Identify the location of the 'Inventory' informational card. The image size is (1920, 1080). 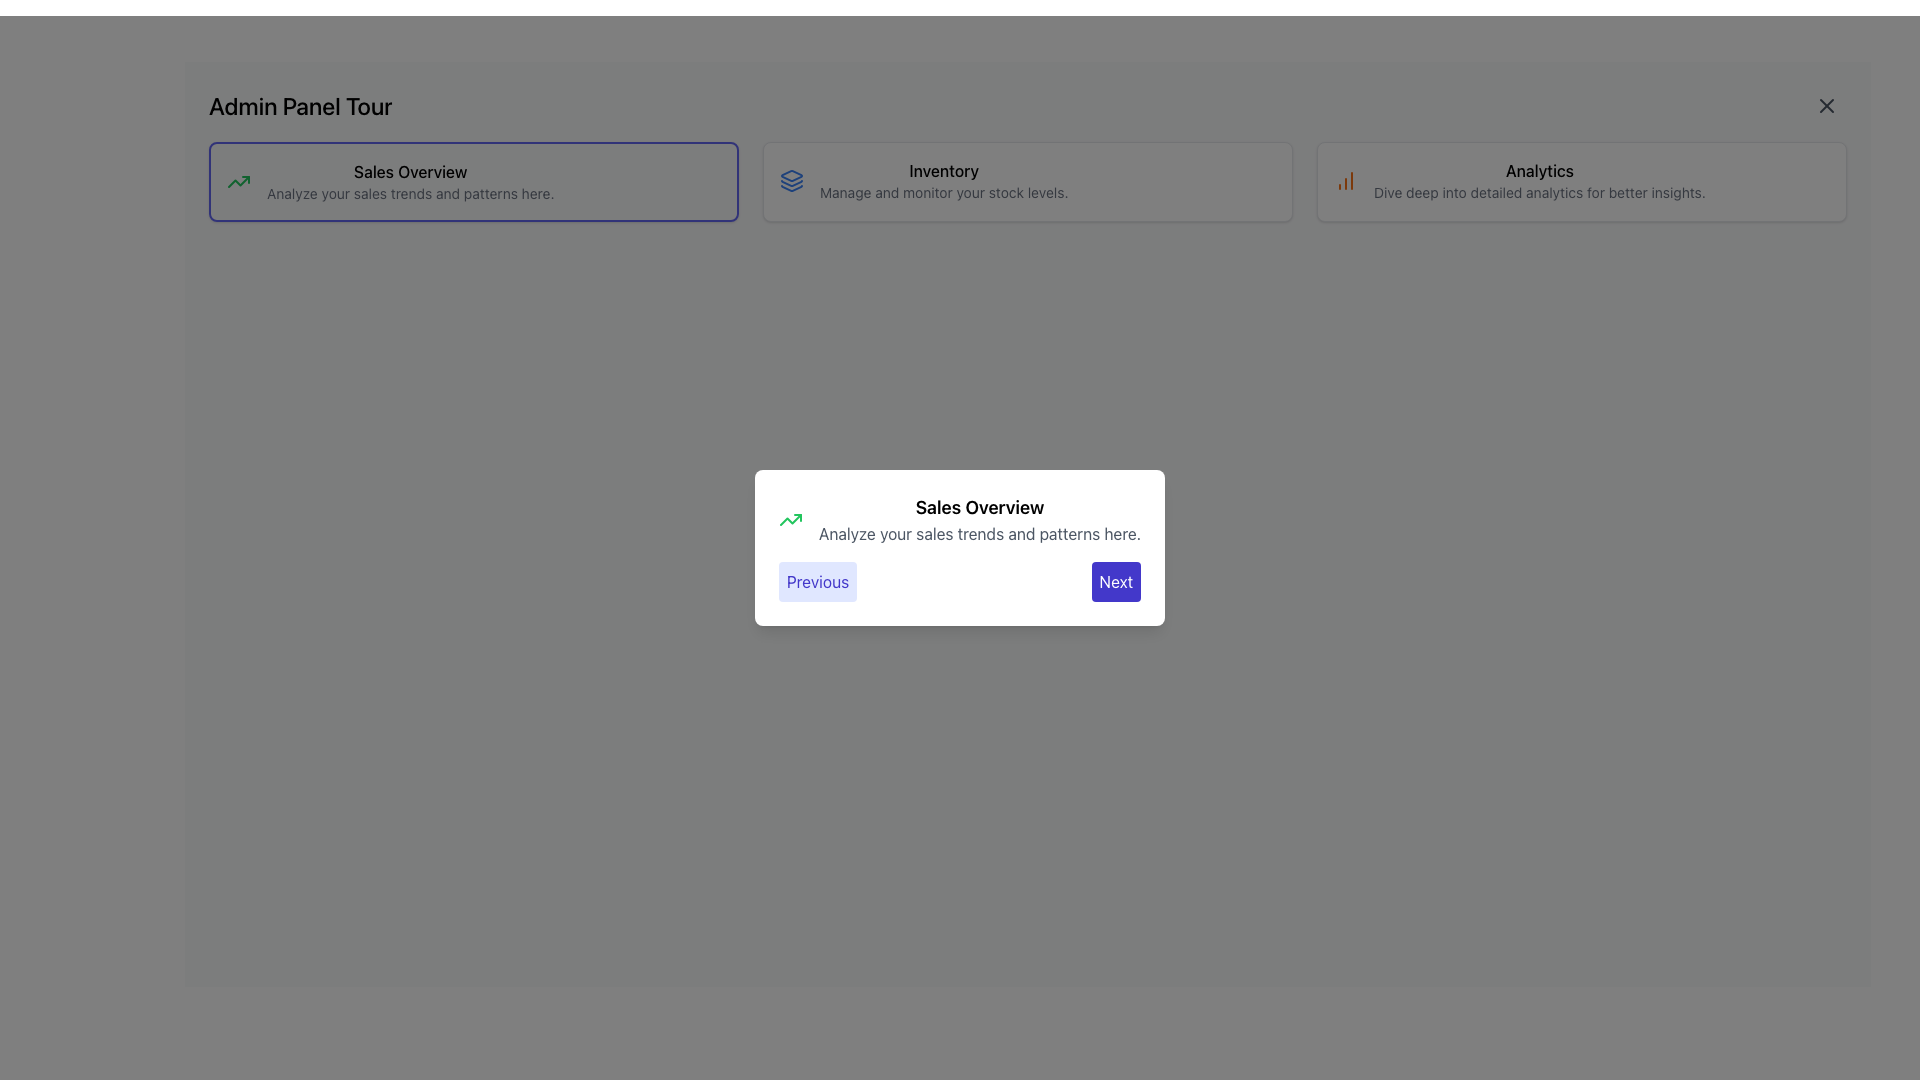
(1027, 181).